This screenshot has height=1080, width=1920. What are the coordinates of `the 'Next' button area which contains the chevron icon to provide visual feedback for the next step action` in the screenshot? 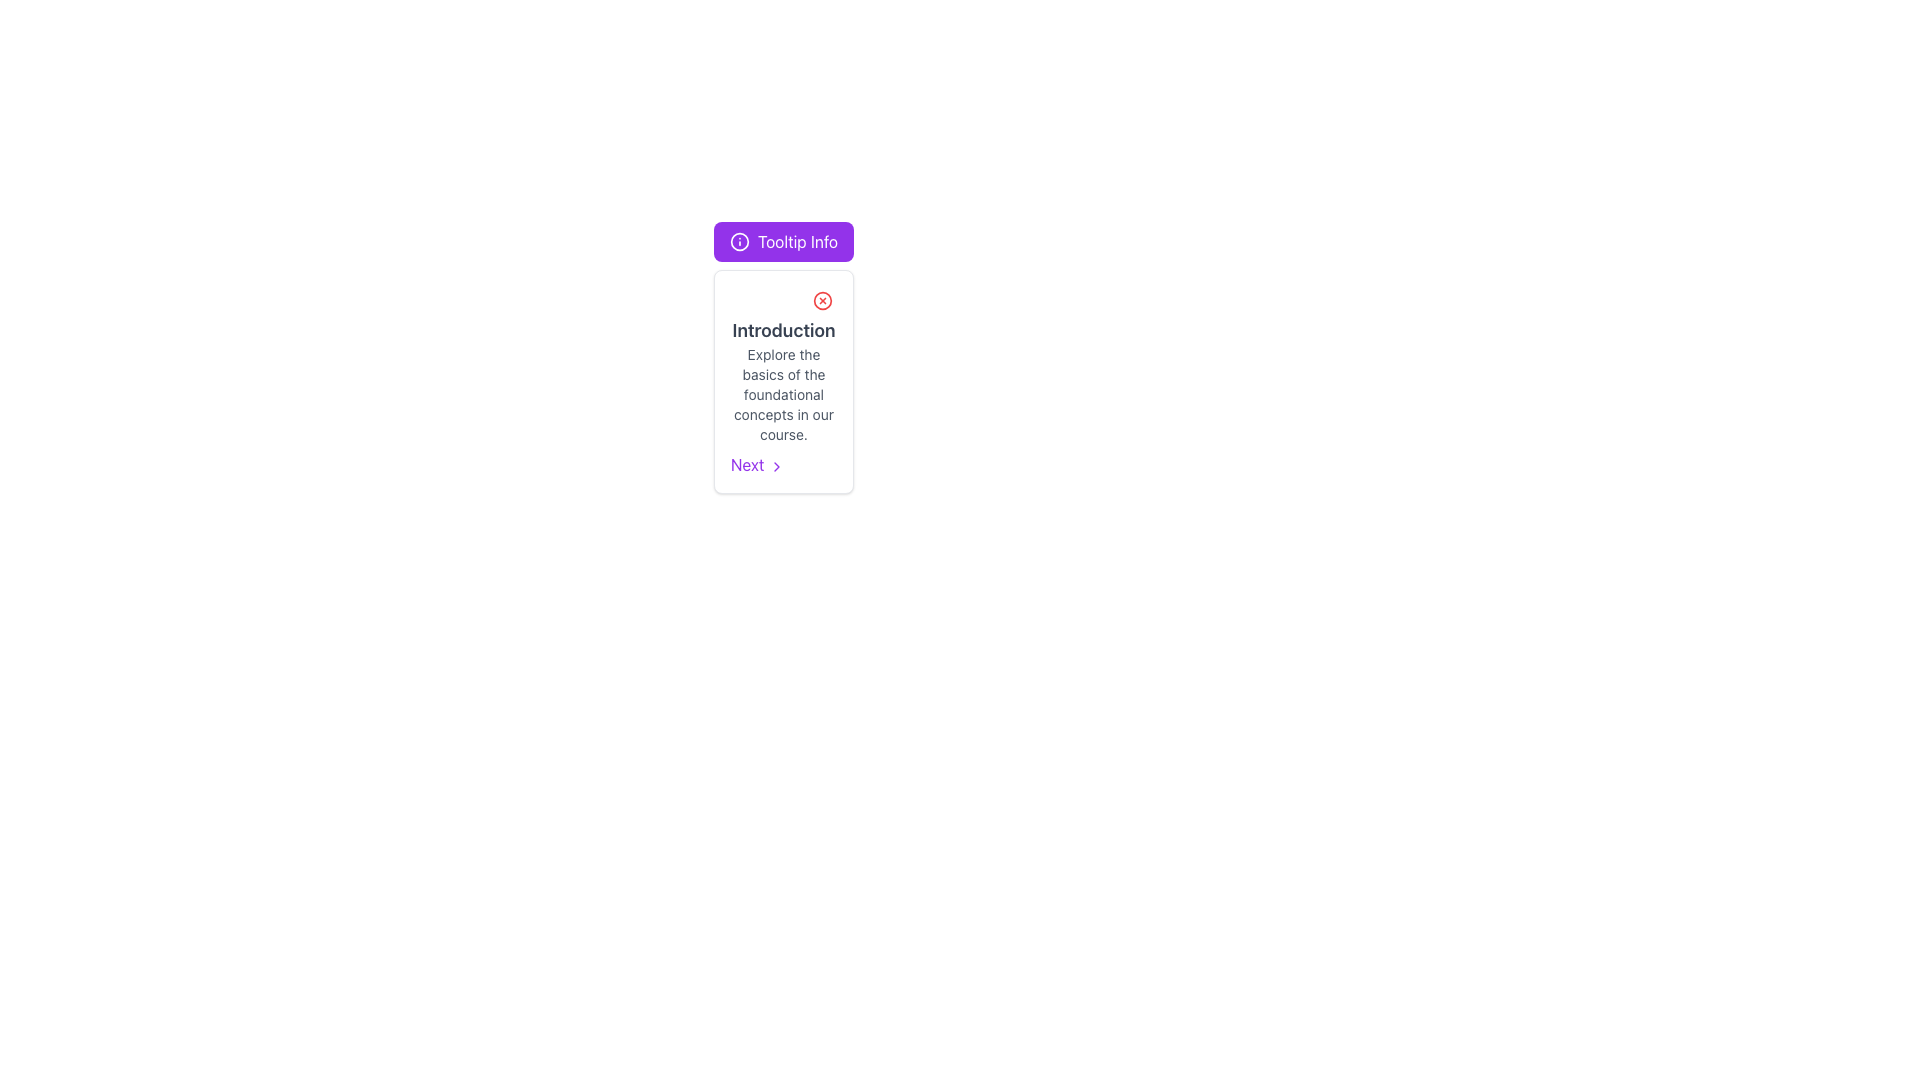 It's located at (775, 466).